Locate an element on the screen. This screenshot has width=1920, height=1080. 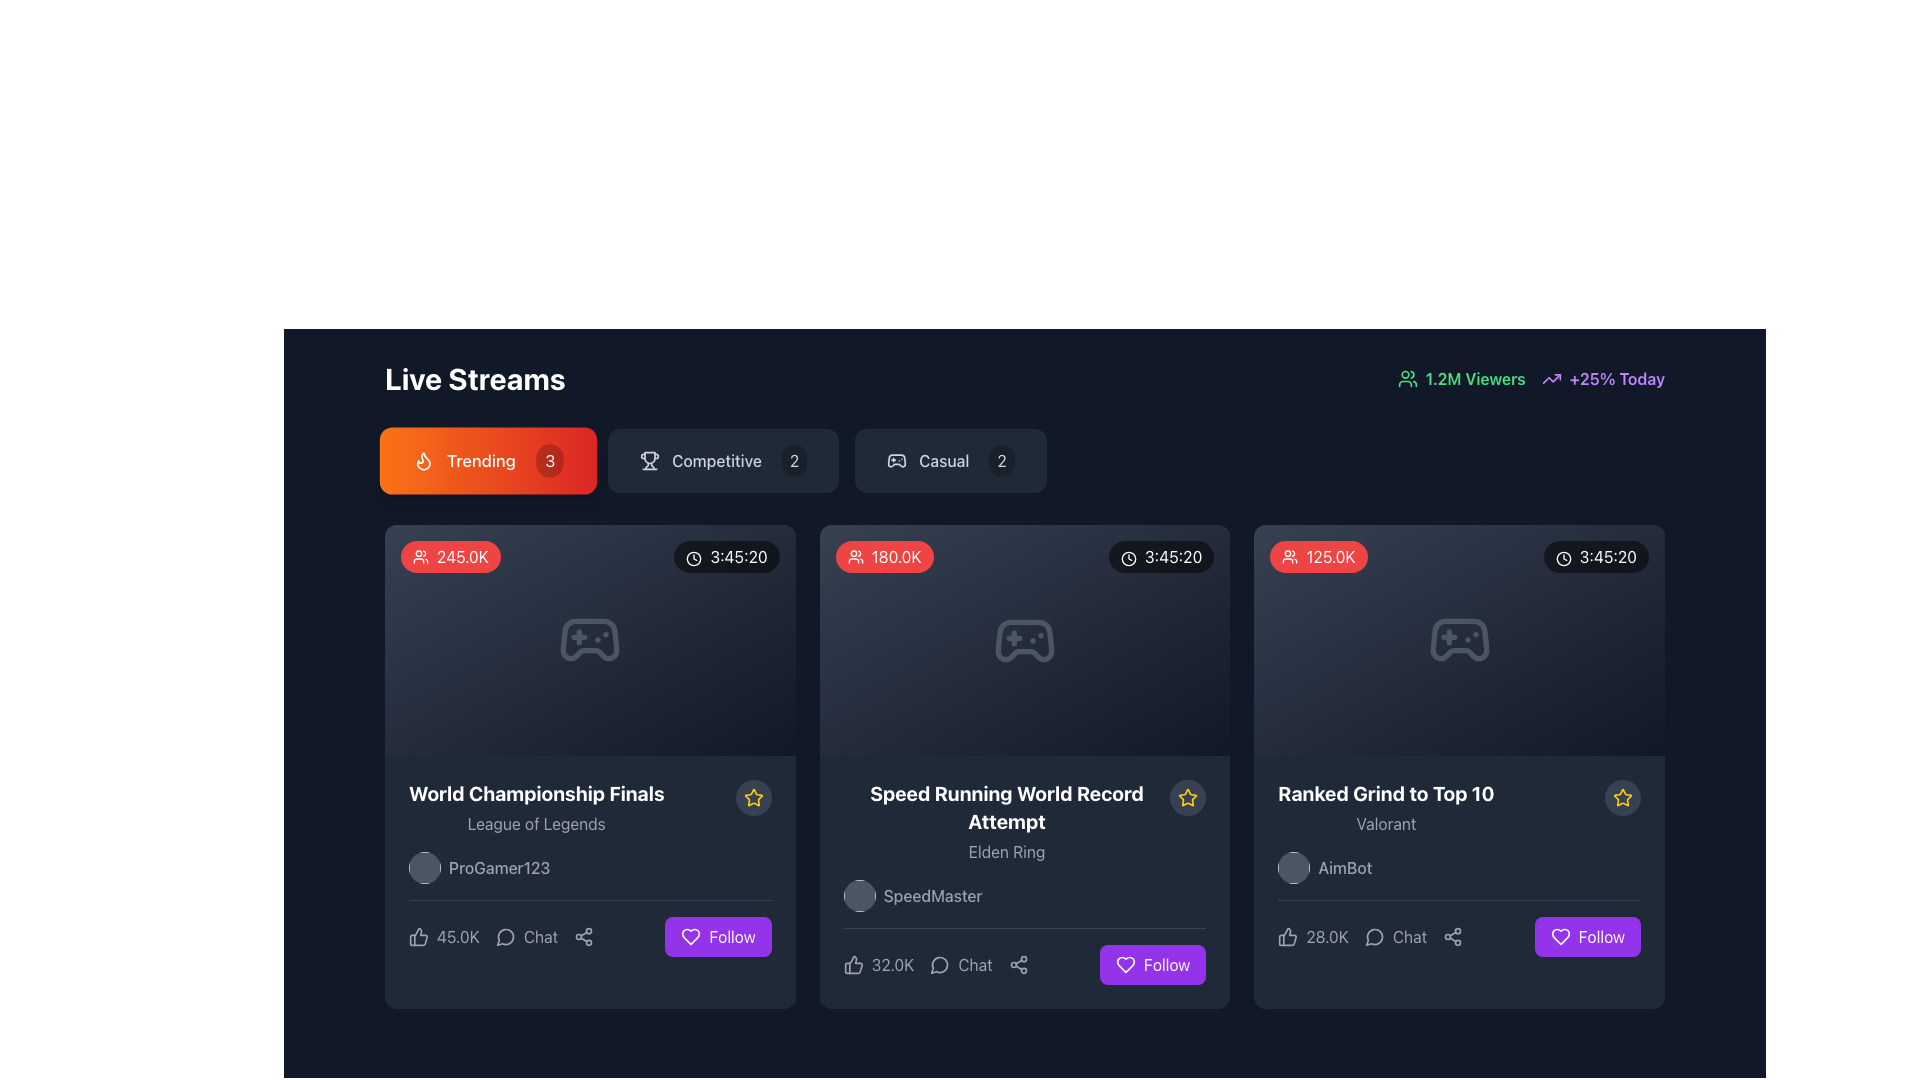
the small gray share icon located in the bottom-right quadrant of the 'Ranked Grind to Top 10' card, positioned between the 'Chat' and 'Follow' buttons is located at coordinates (1459, 928).